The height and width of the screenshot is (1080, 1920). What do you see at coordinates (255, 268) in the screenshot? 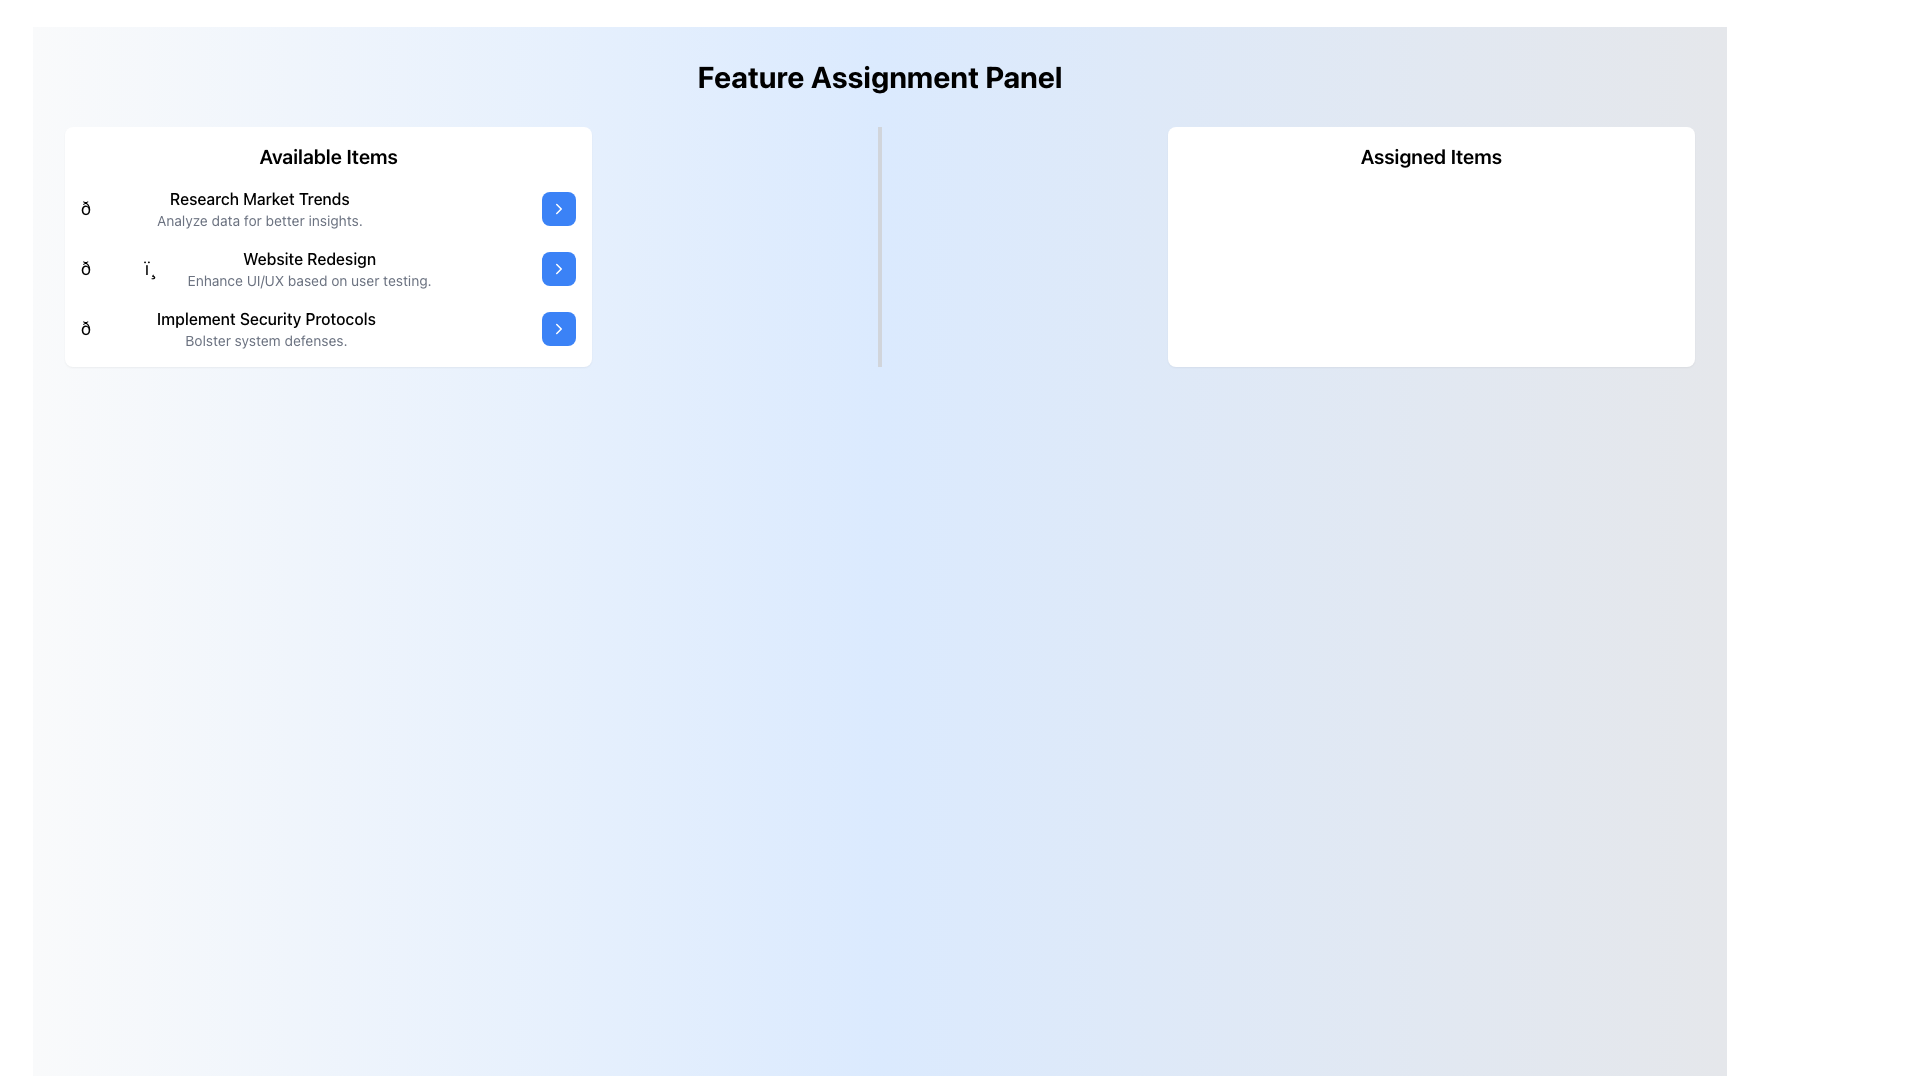
I see `the second list item labeled 'Website Redesign' with a description 'Enhance UI/UX based on user testing.' in the 'Available Items' section` at bounding box center [255, 268].